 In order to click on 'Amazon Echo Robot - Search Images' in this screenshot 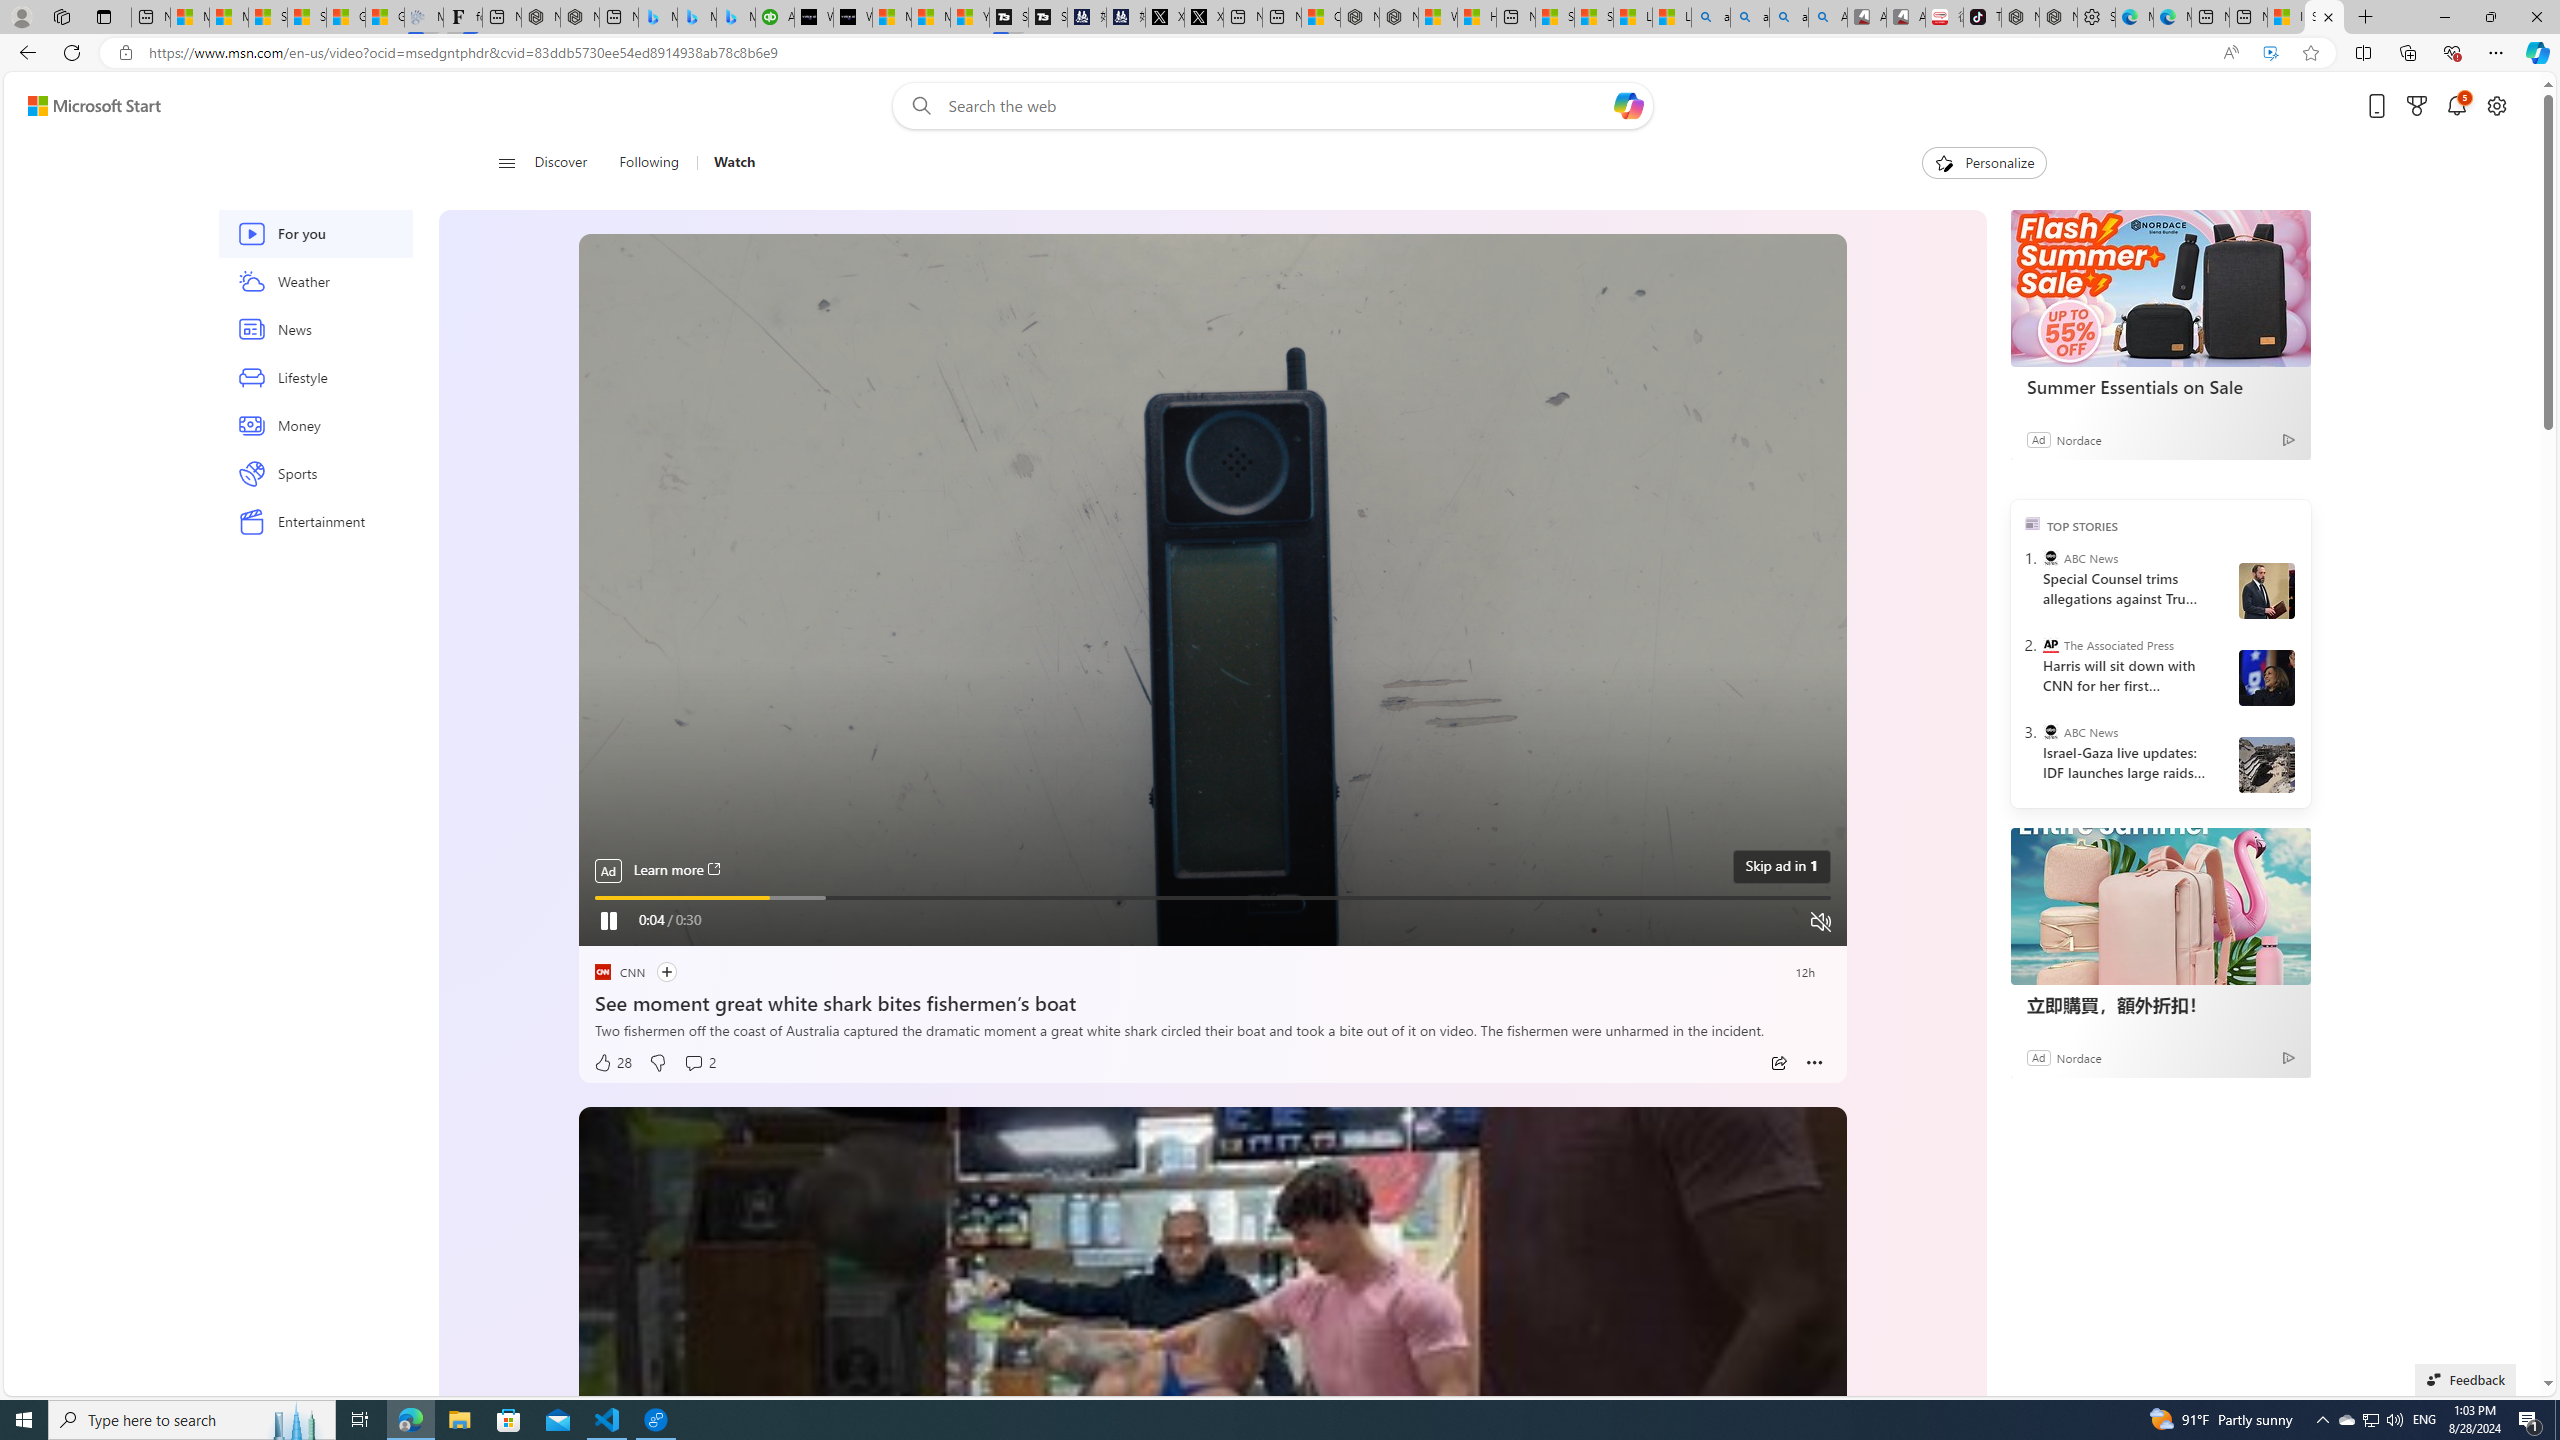, I will do `click(1826, 16)`.